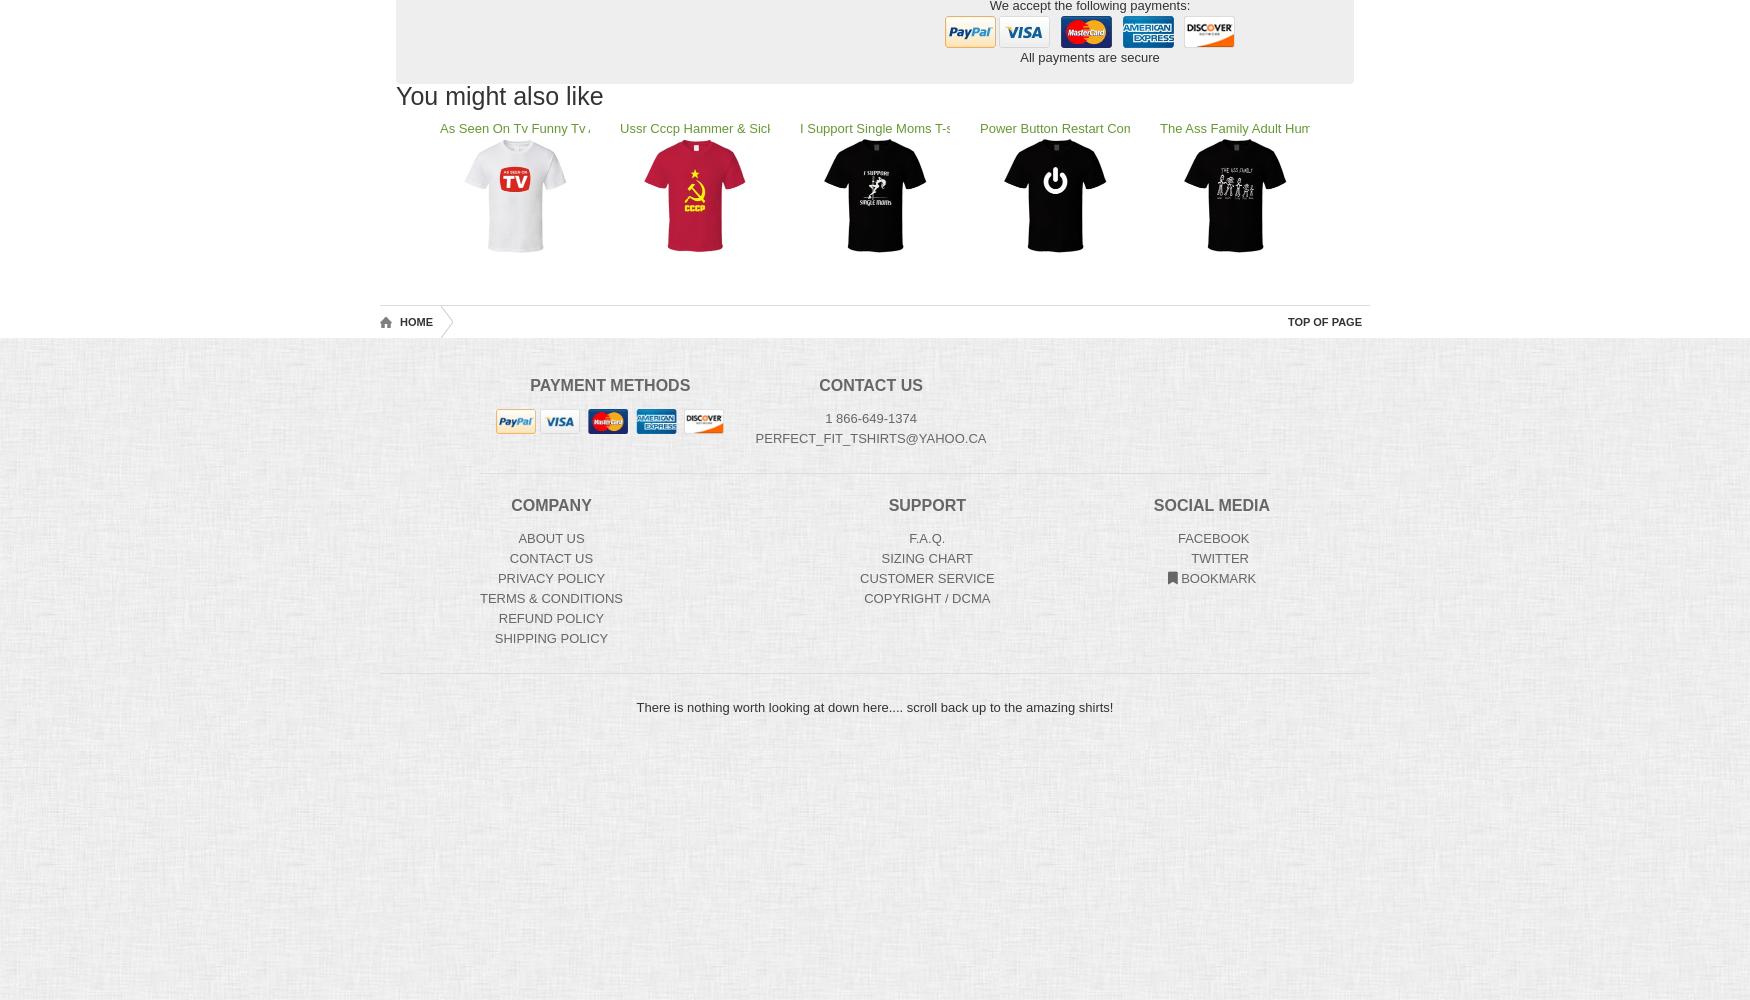  I want to click on '1 866-649-1374', so click(870, 418).